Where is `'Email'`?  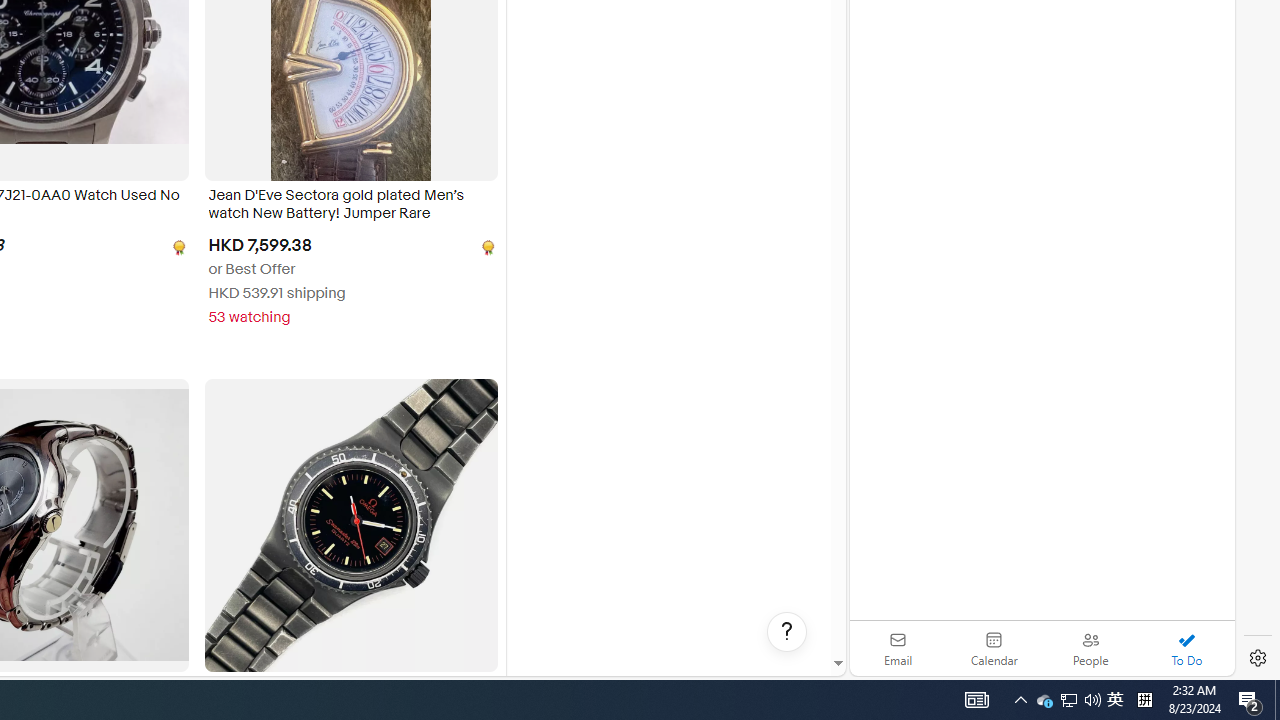
'Email' is located at coordinates (897, 648).